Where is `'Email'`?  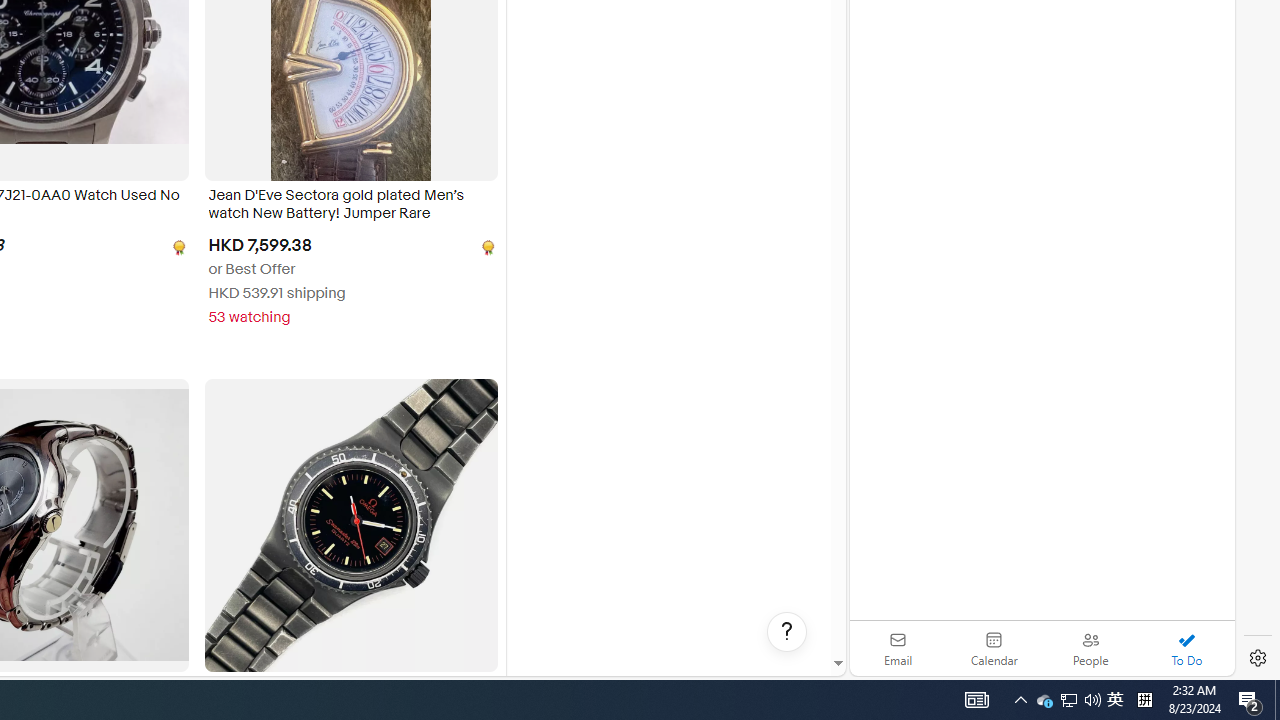
'Email' is located at coordinates (897, 648).